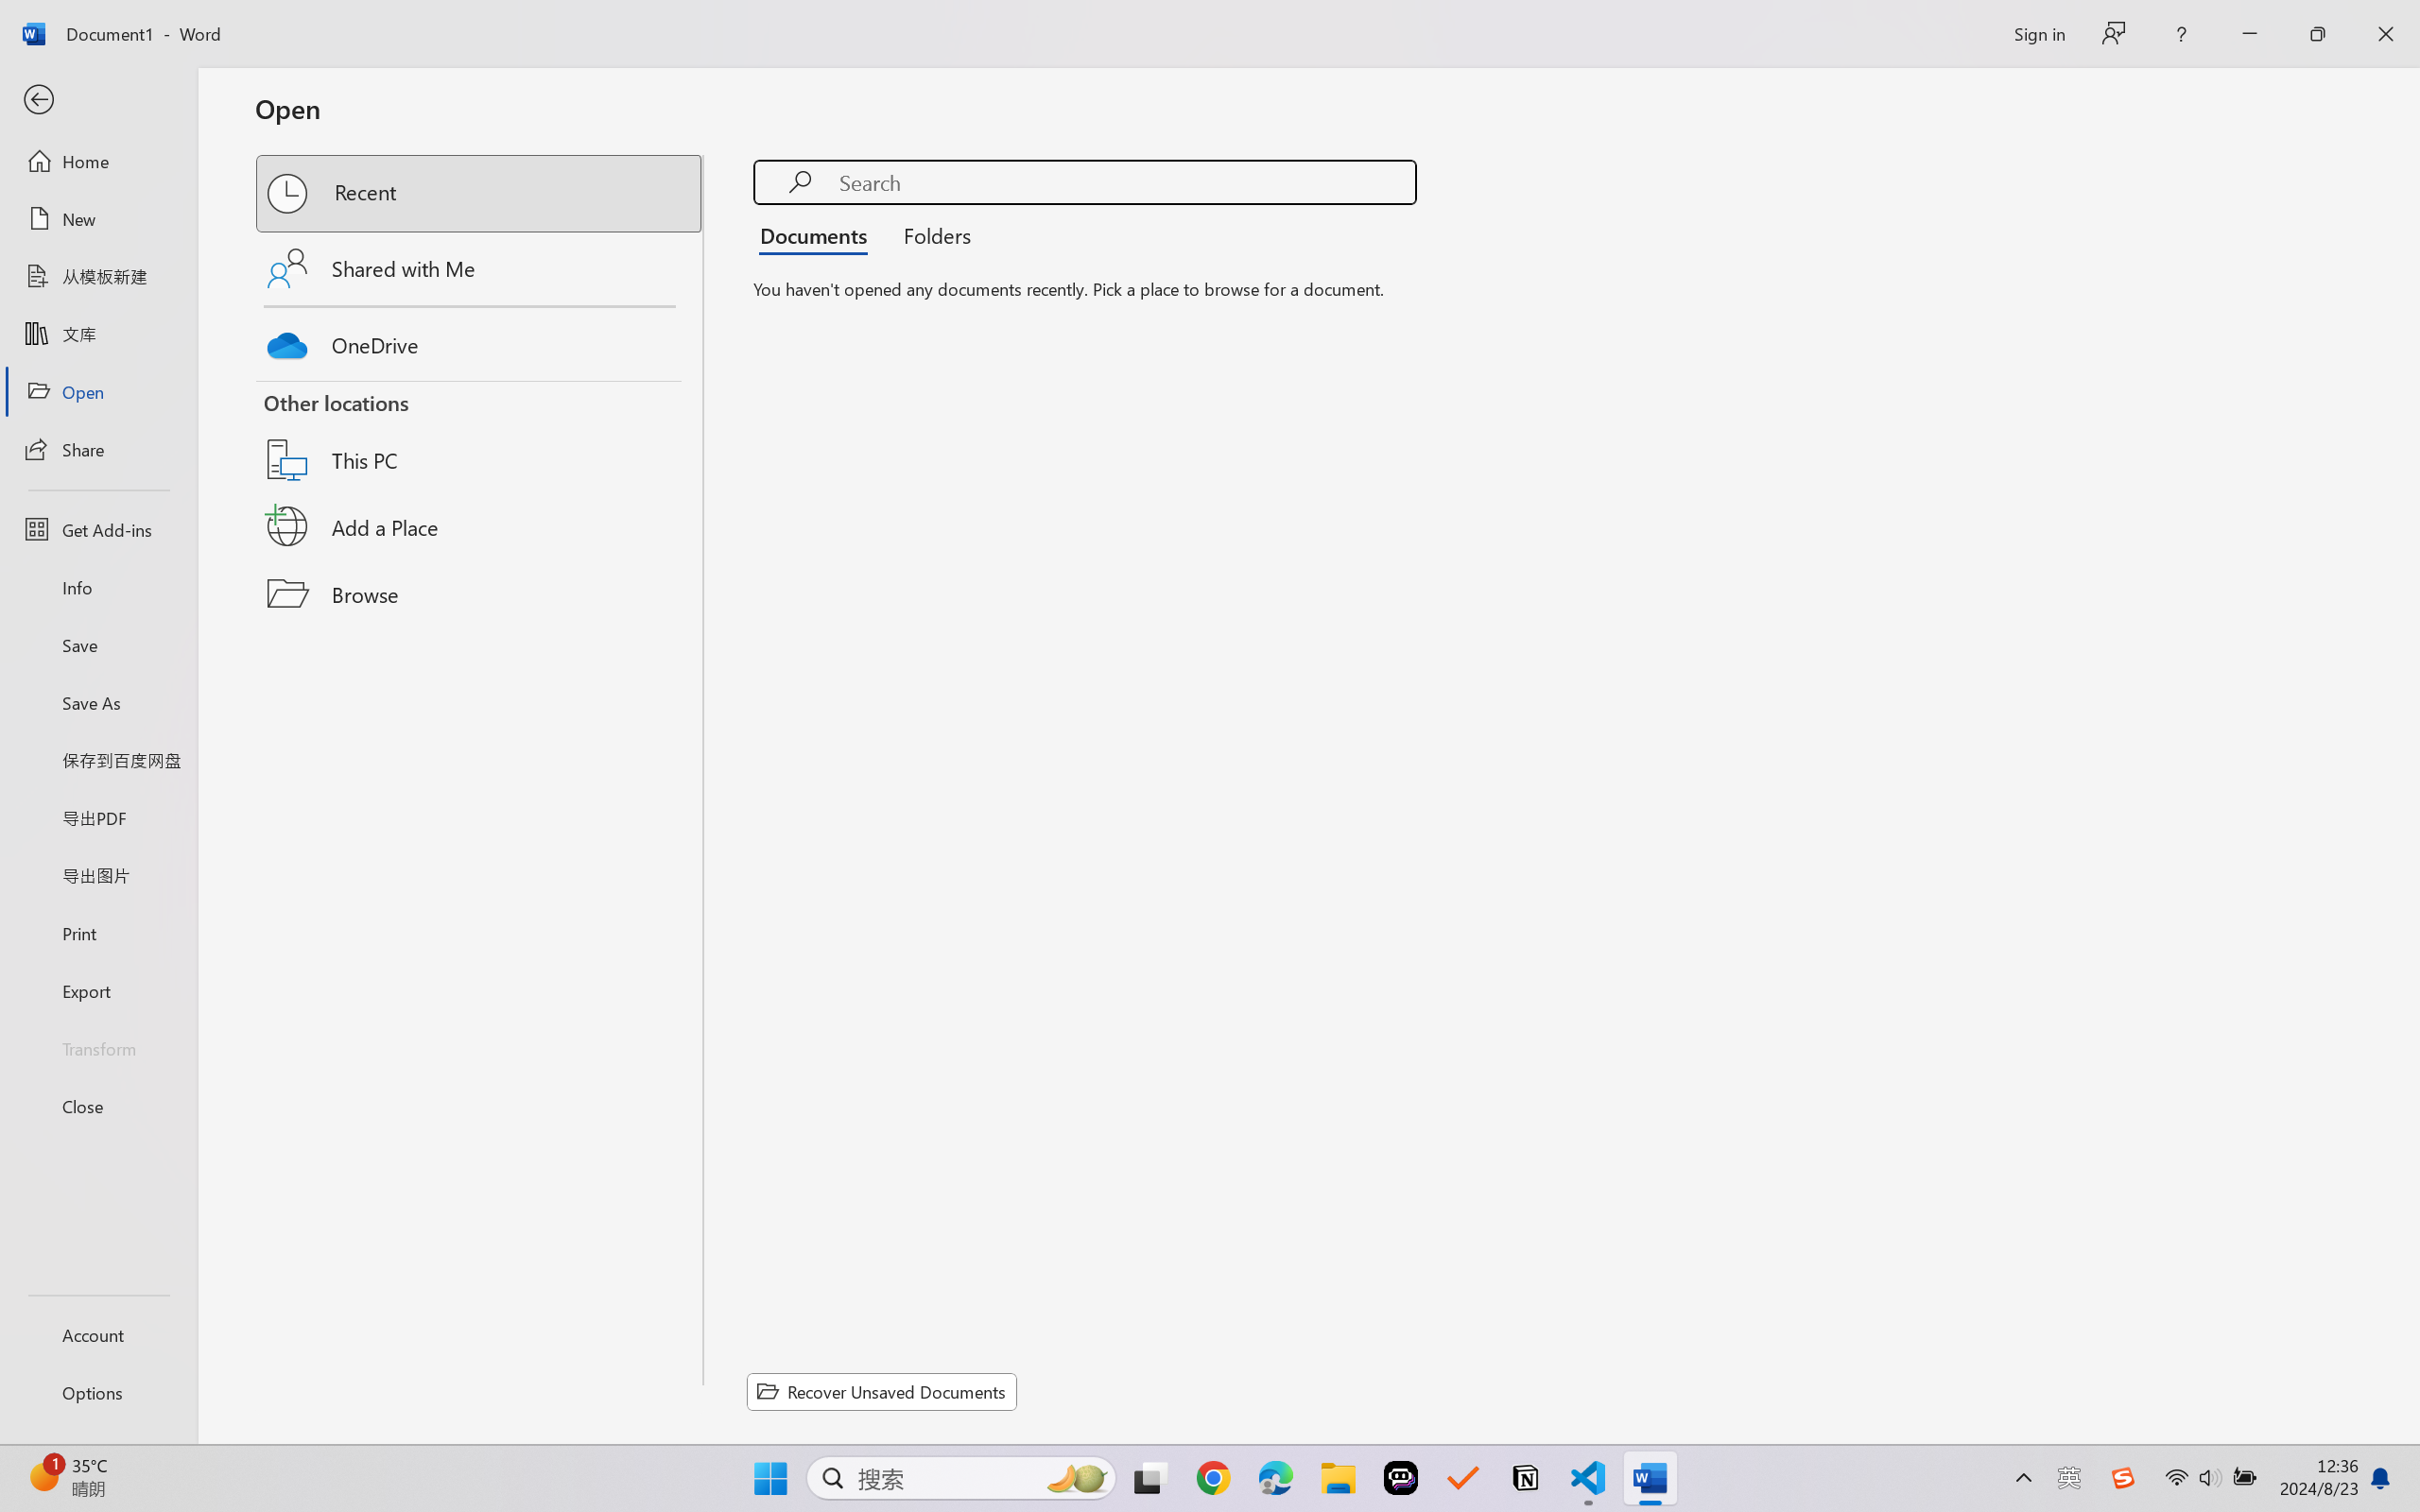 The width and height of the screenshot is (2420, 1512). Describe the element at coordinates (97, 1391) in the screenshot. I see `'Options'` at that location.